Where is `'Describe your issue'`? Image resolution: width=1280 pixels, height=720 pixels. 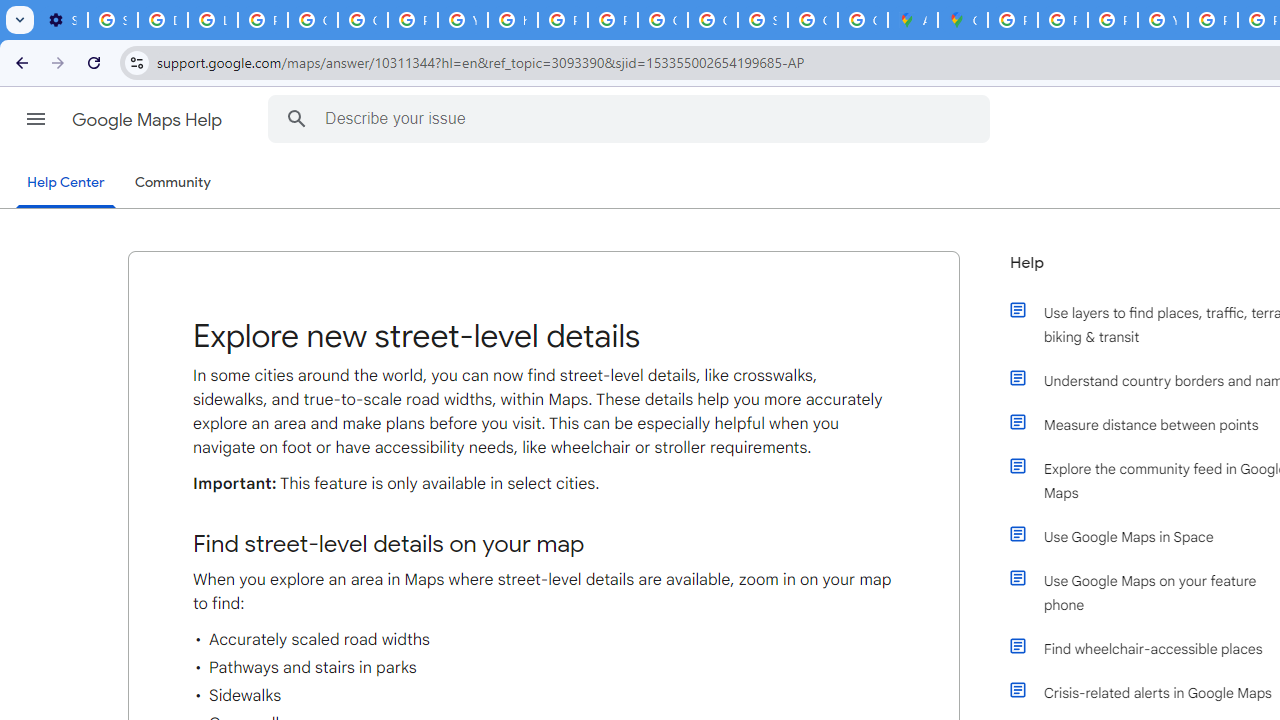 'Describe your issue' is located at coordinates (631, 118).